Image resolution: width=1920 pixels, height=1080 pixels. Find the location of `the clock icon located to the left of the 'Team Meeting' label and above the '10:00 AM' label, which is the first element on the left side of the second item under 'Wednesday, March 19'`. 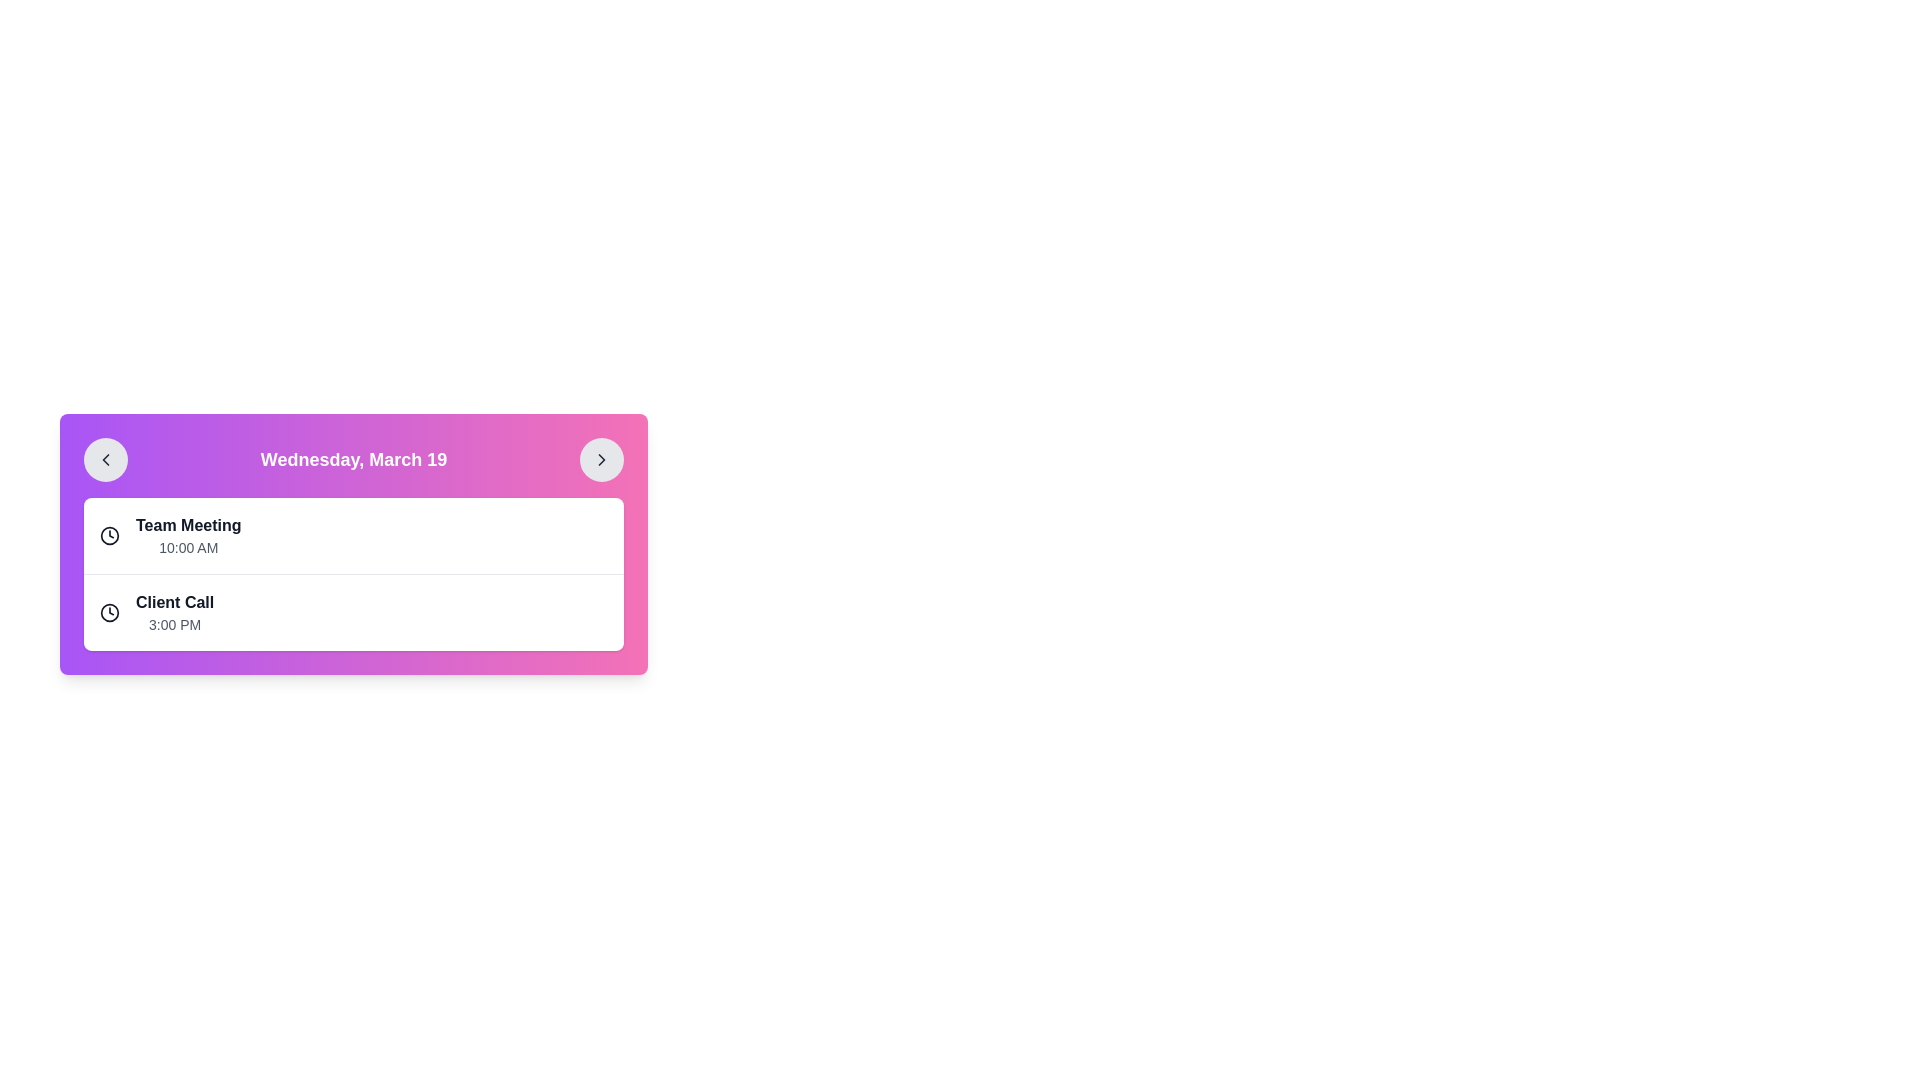

the clock icon located to the left of the 'Team Meeting' label and above the '10:00 AM' label, which is the first element on the left side of the second item under 'Wednesday, March 19' is located at coordinates (109, 535).